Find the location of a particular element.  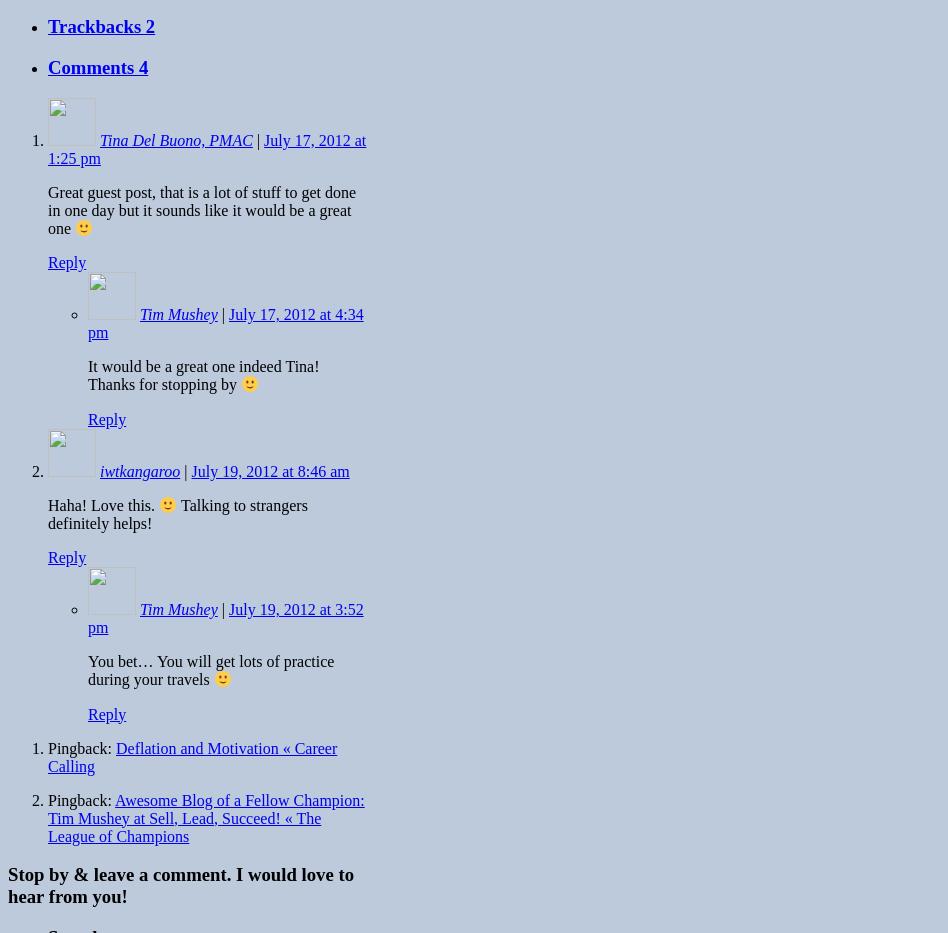

'iwtkangaroo' is located at coordinates (139, 470).